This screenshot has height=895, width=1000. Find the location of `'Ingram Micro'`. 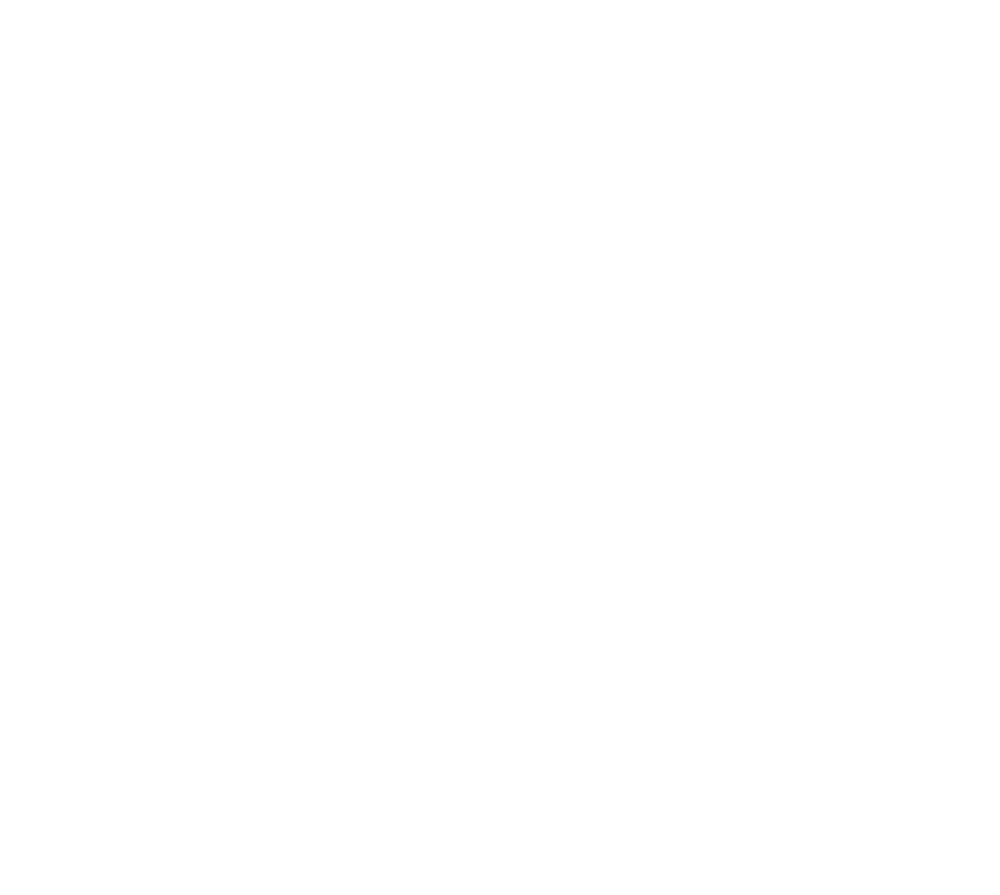

'Ingram Micro' is located at coordinates (383, 680).